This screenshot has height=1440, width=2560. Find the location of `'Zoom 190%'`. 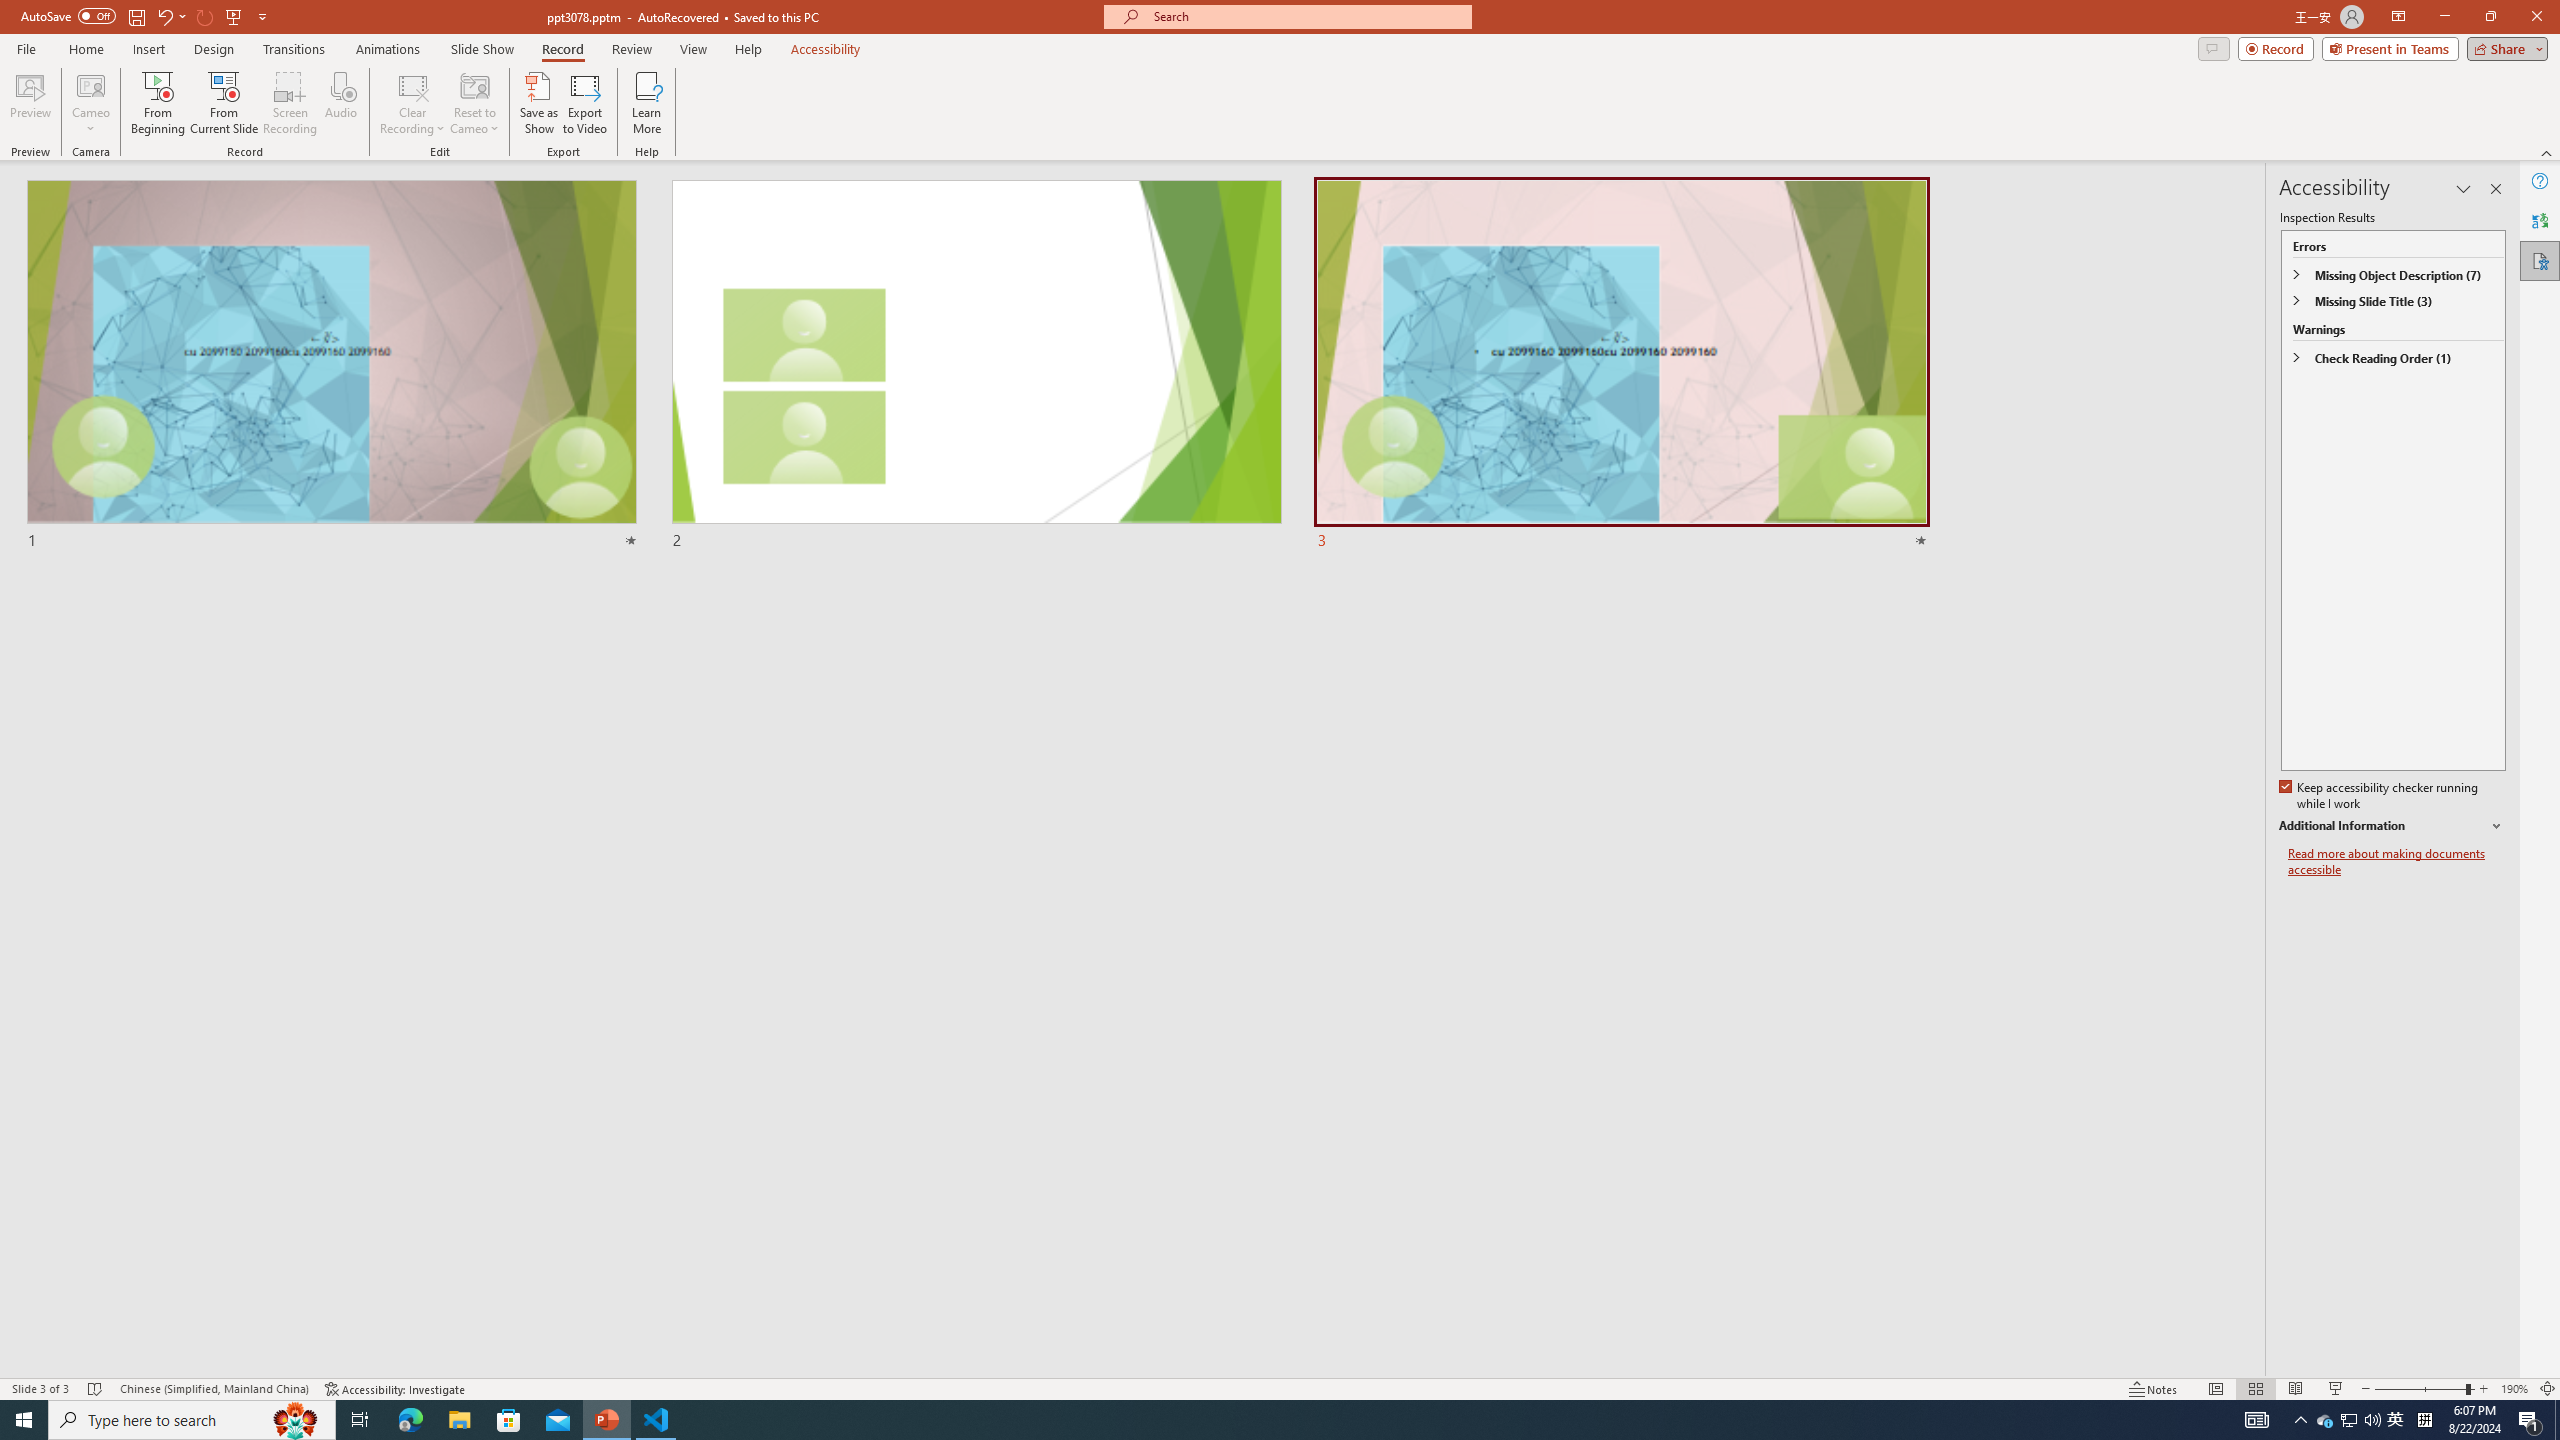

'Zoom 190%' is located at coordinates (2515, 1389).